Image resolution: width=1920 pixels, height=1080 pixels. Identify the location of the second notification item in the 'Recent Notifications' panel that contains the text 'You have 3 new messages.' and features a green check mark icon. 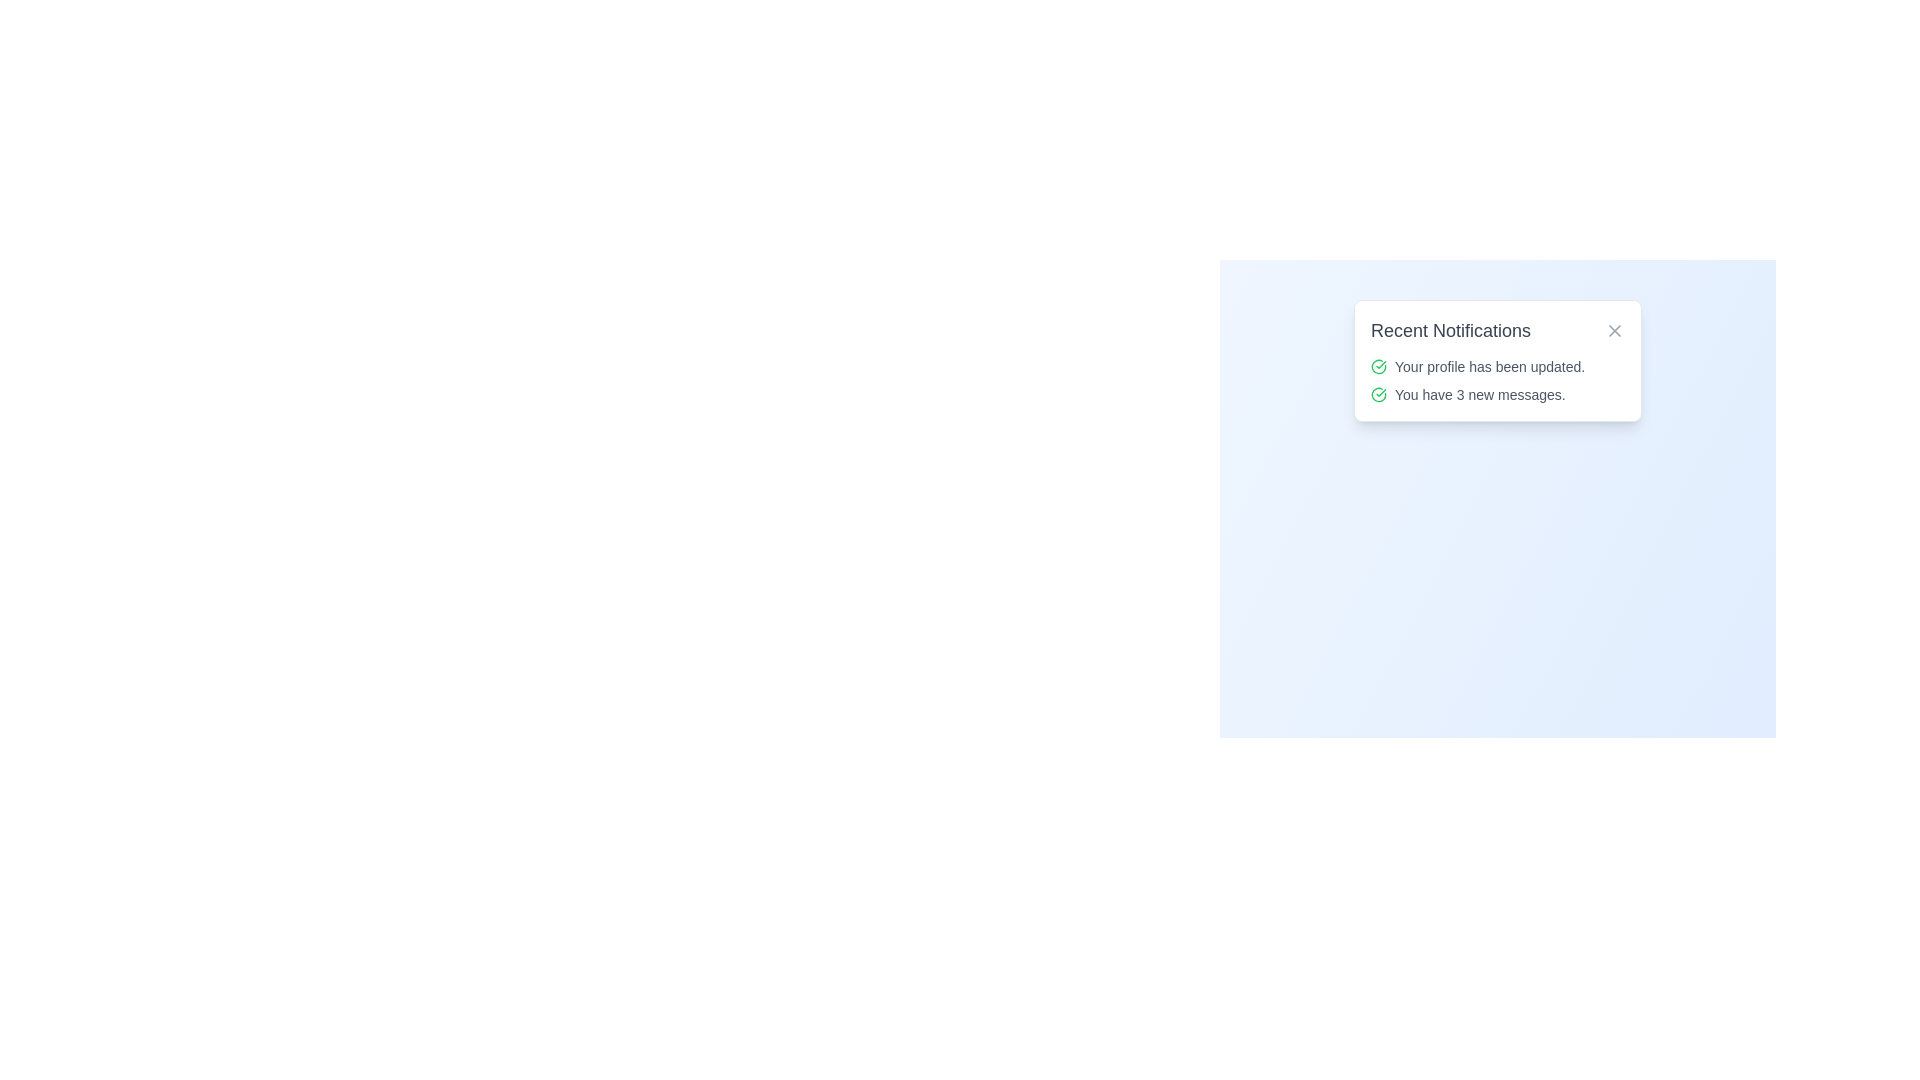
(1497, 394).